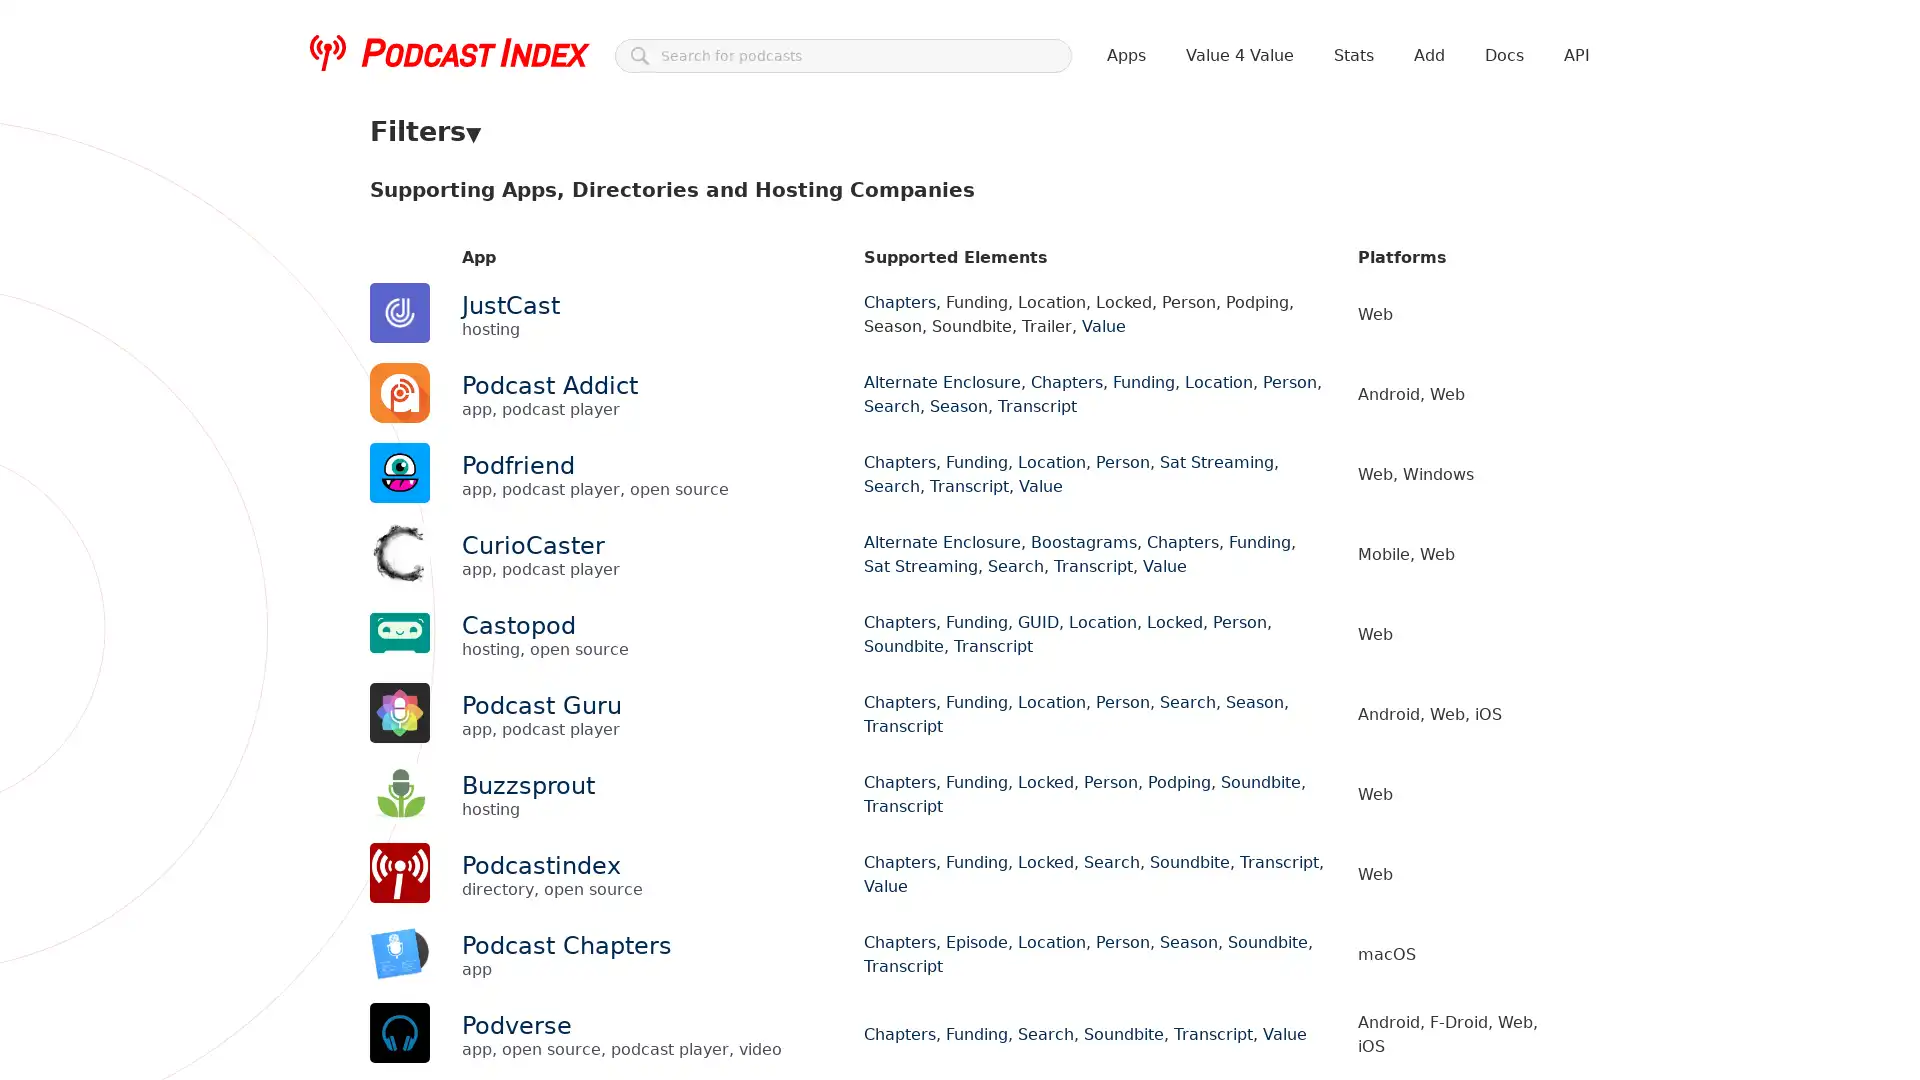  Describe the element at coordinates (805, 302) in the screenshot. I see `Episode` at that location.